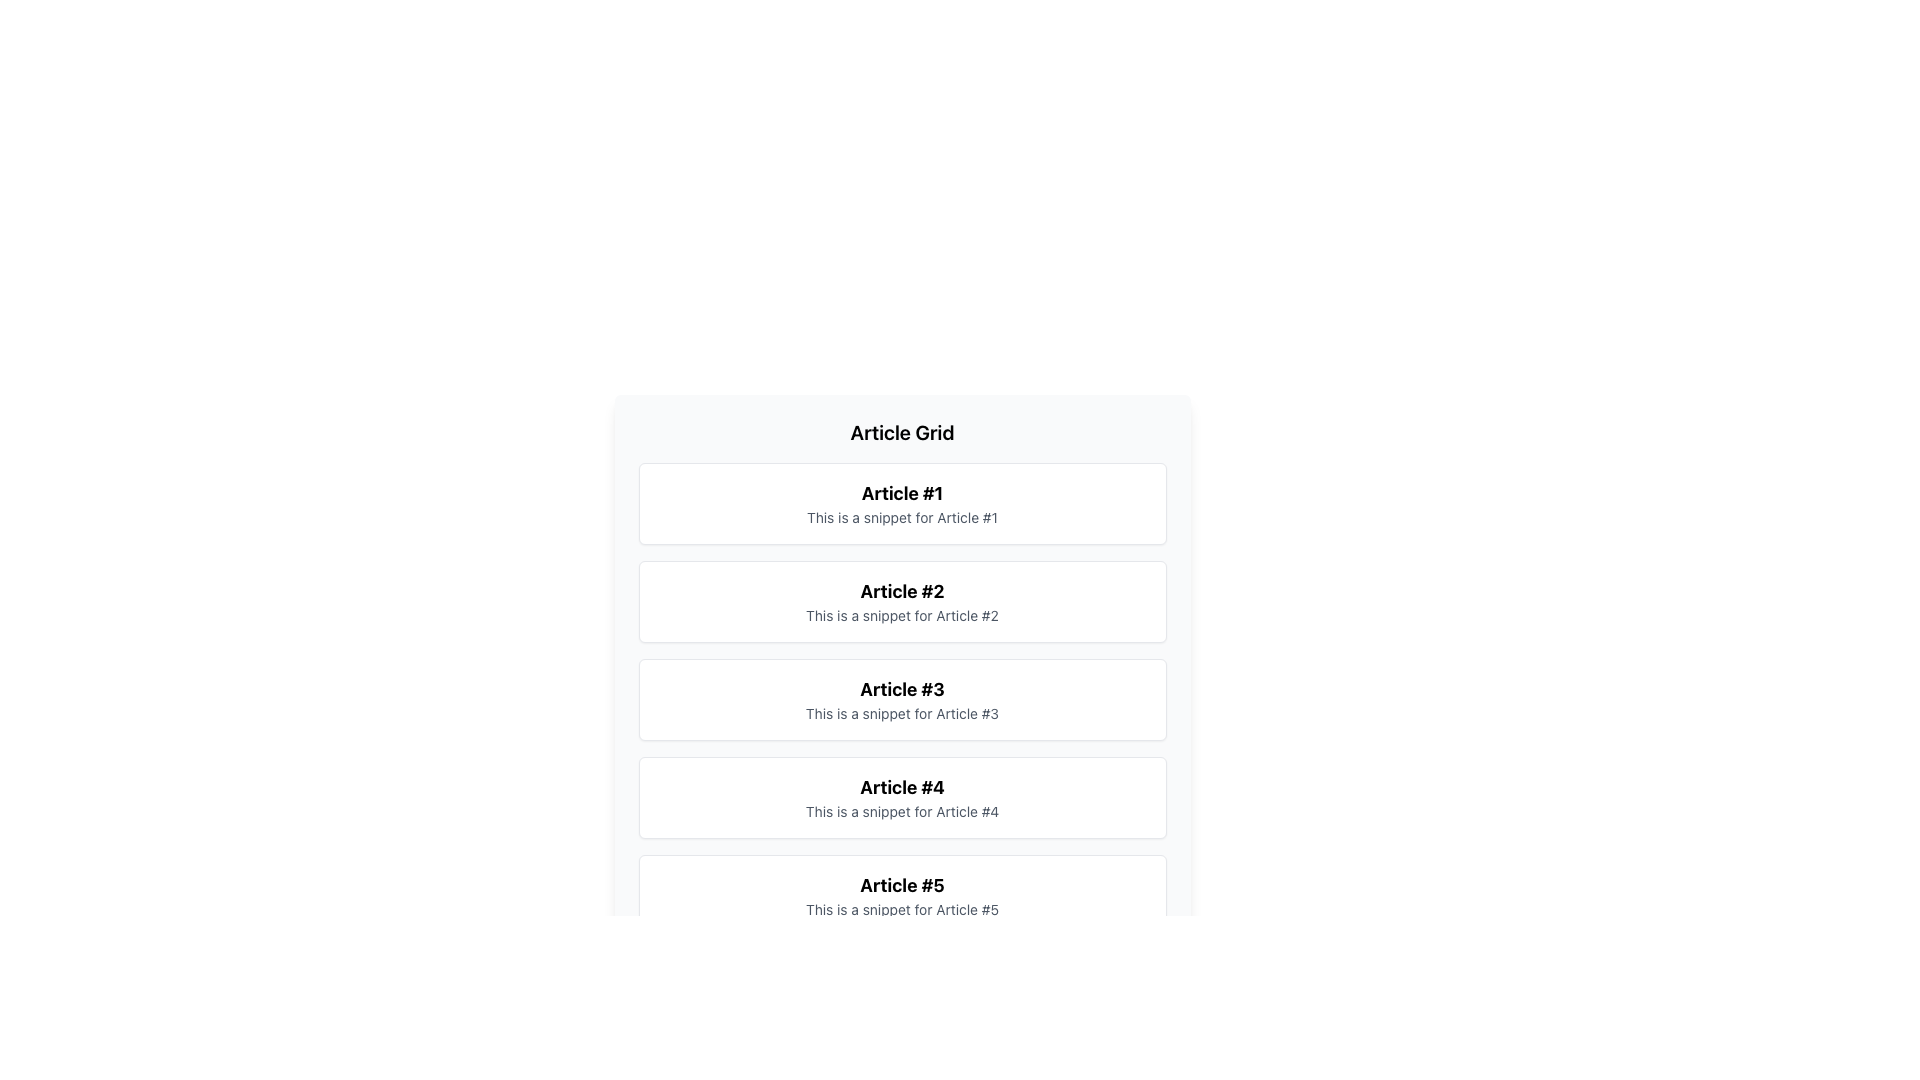 This screenshot has width=1920, height=1080. Describe the element at coordinates (901, 590) in the screenshot. I see `the 'Article #2' text label, which is prominently displayed in bold, medium-large font at the top of the second content card` at that location.